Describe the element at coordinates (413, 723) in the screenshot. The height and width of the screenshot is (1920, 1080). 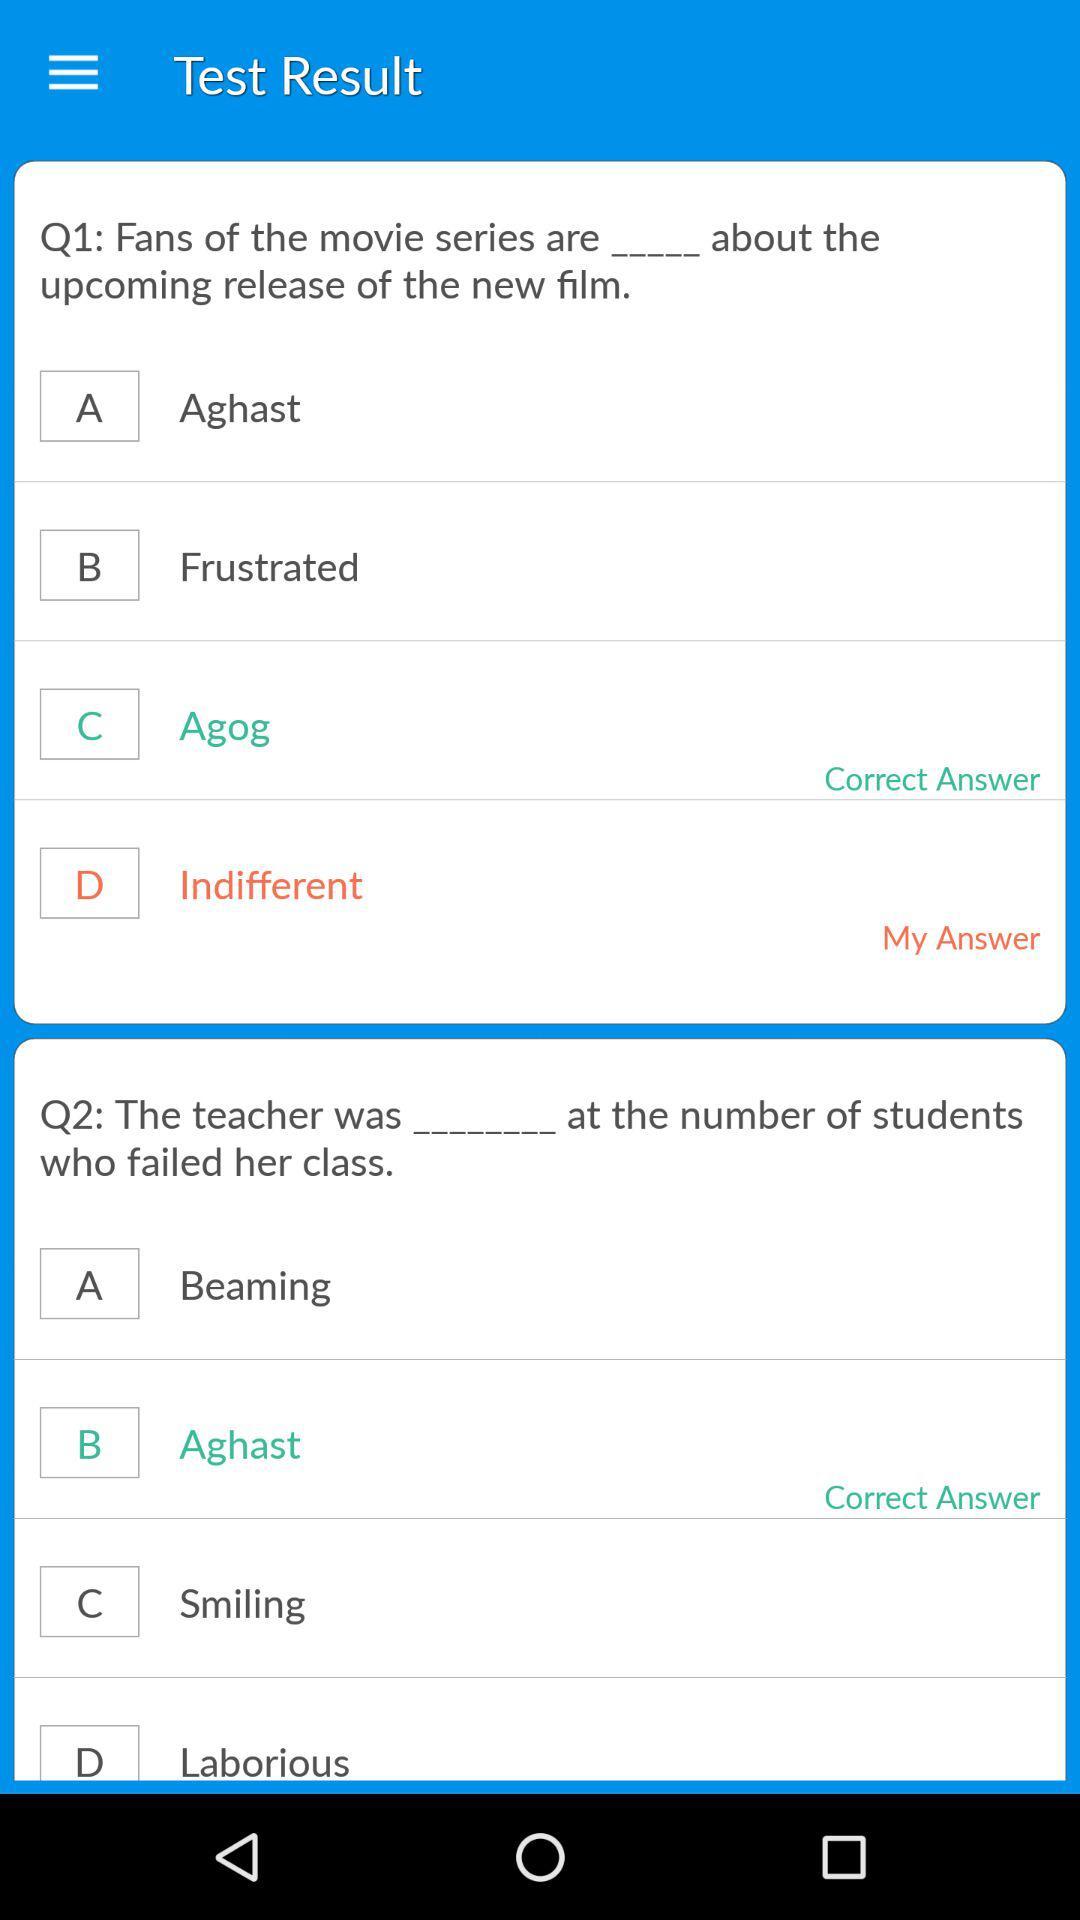
I see `the agog` at that location.